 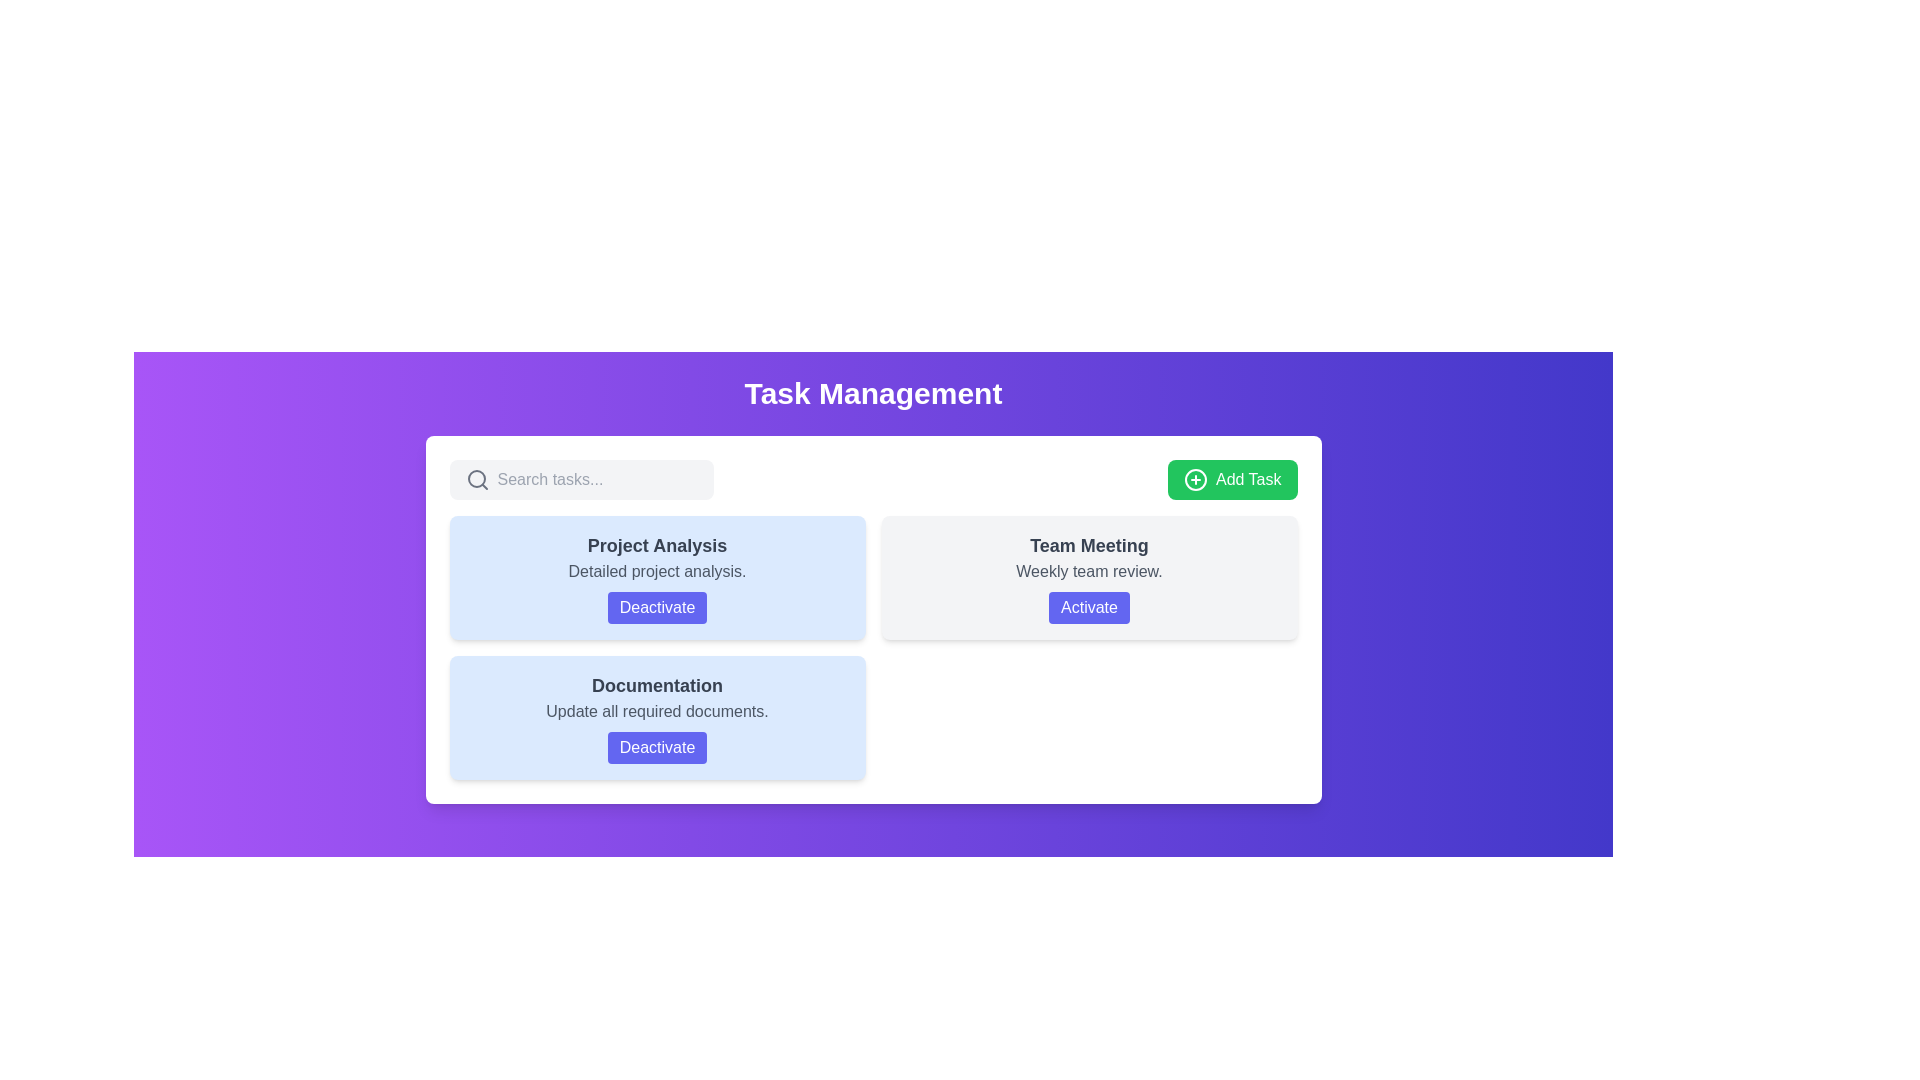 I want to click on the button located in the top right corner of the interactive area to trigger hover effects, so click(x=1231, y=479).